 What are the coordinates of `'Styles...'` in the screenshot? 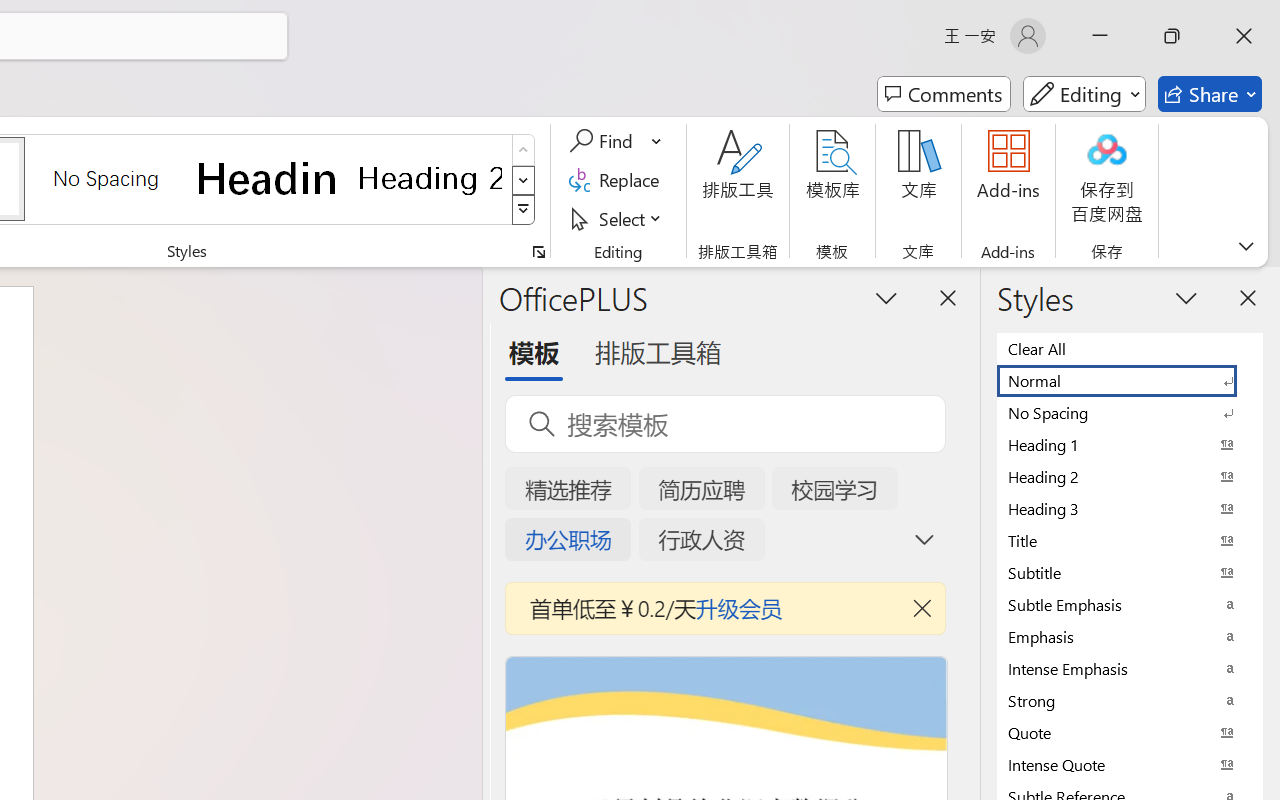 It's located at (538, 251).